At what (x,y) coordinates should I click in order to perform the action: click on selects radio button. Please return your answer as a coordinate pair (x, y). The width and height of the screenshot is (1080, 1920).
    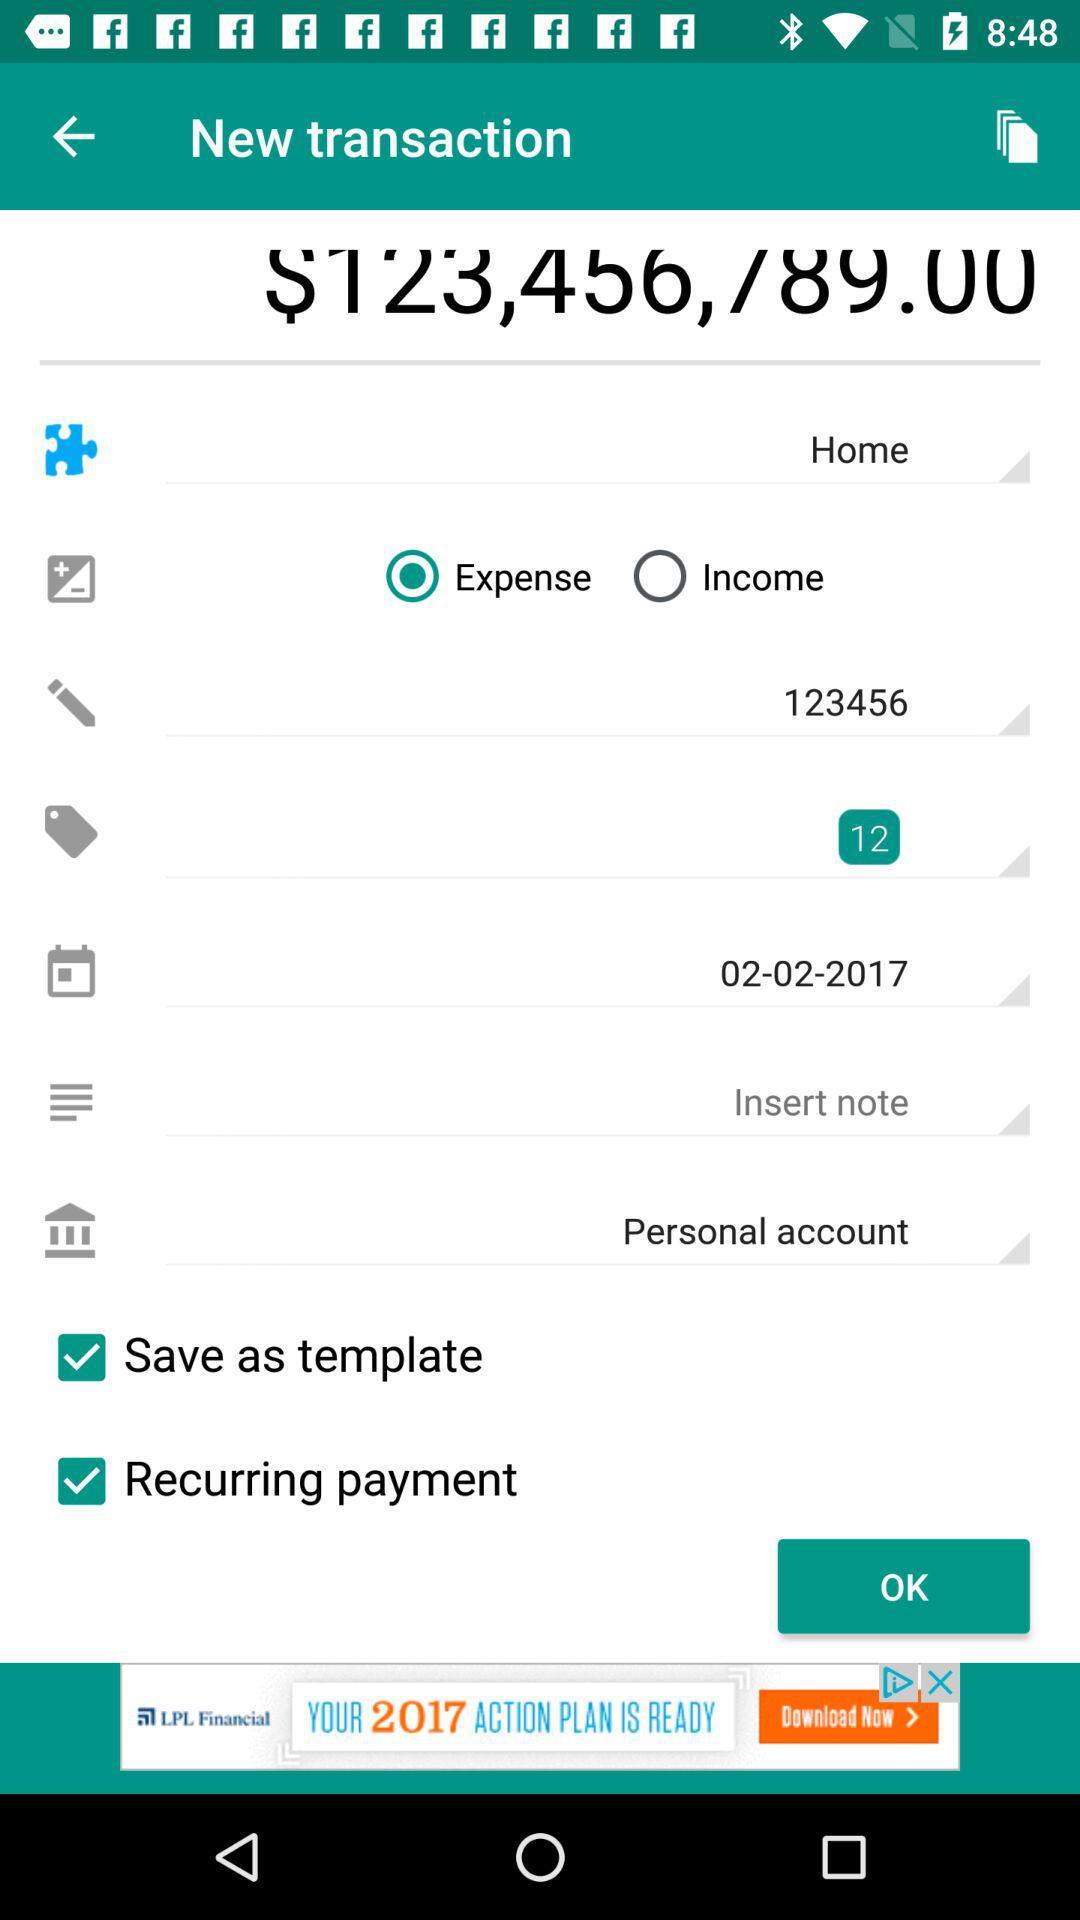
    Looking at the image, I should click on (80, 1481).